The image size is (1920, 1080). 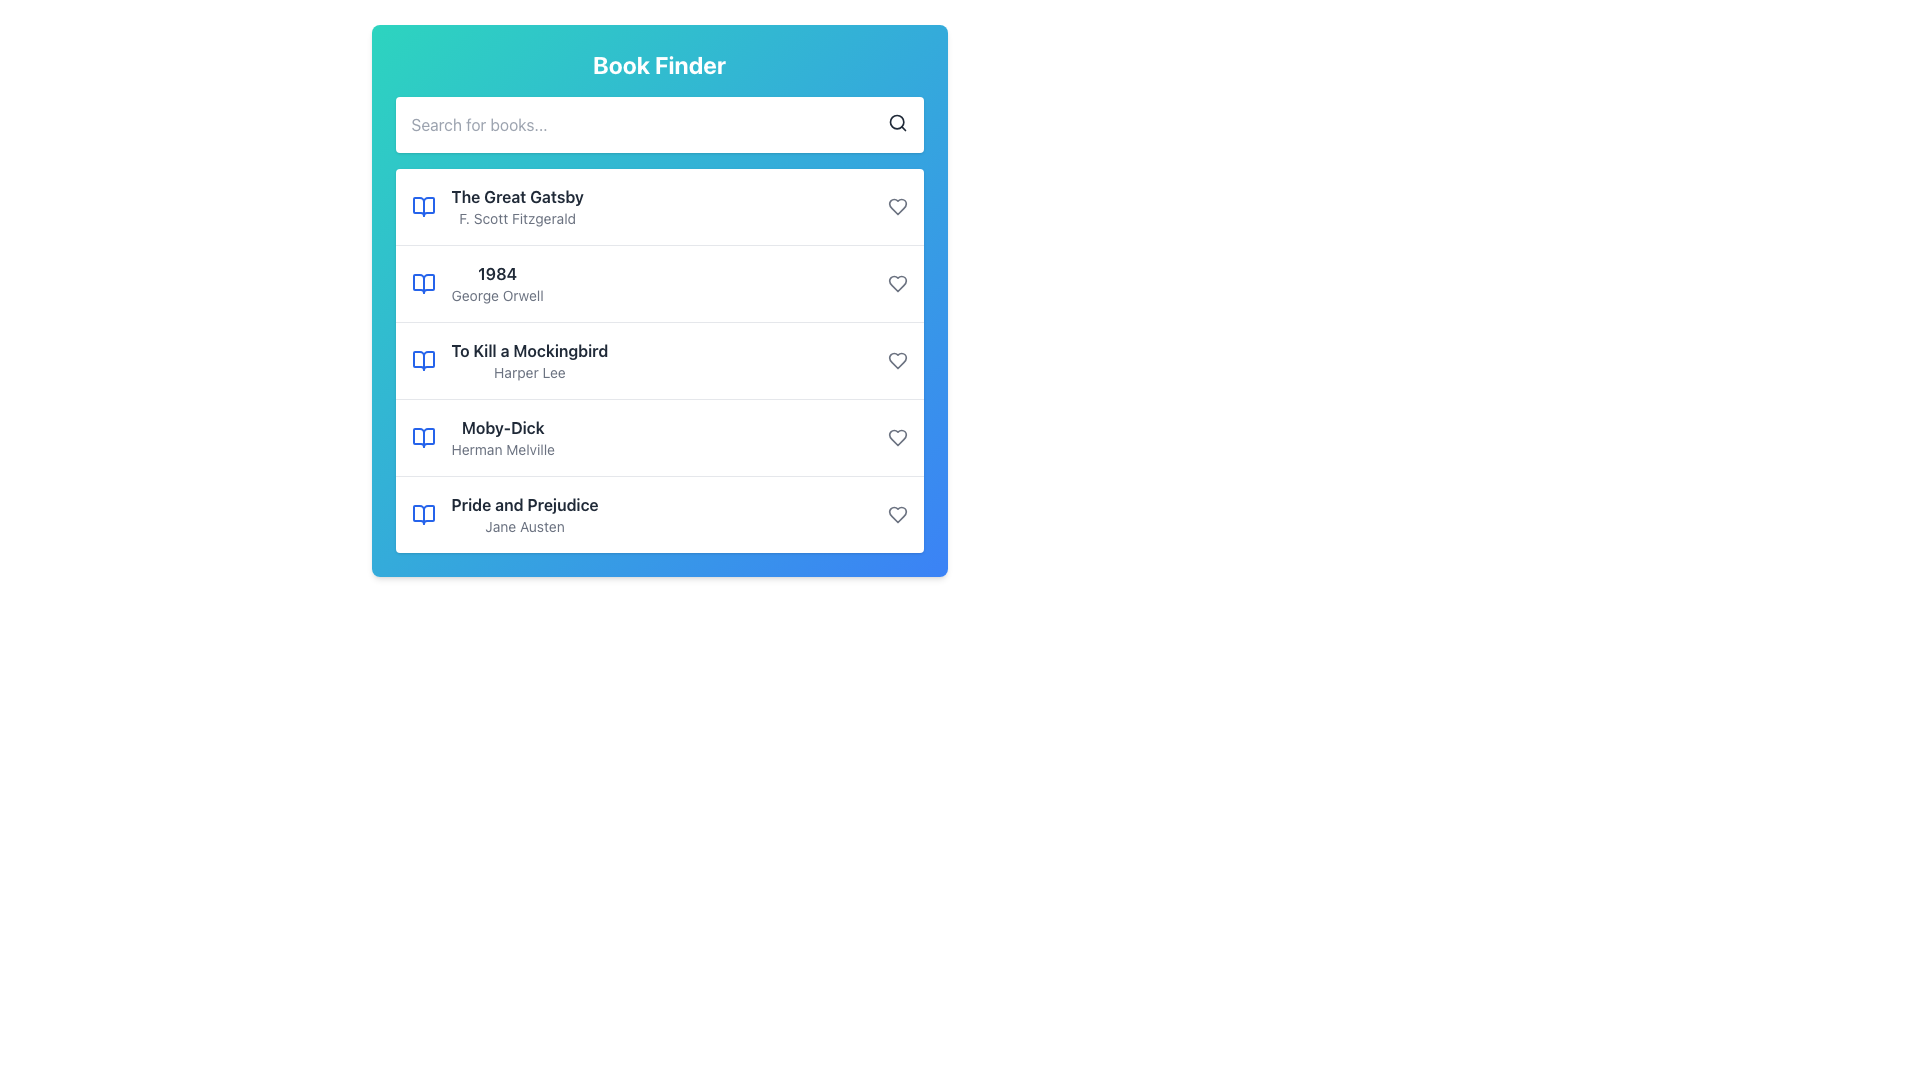 What do you see at coordinates (895, 122) in the screenshot?
I see `the decorative circular graphic within the SVG component of the search magnifying glass icon located in the top-right corner of the application’s header` at bounding box center [895, 122].